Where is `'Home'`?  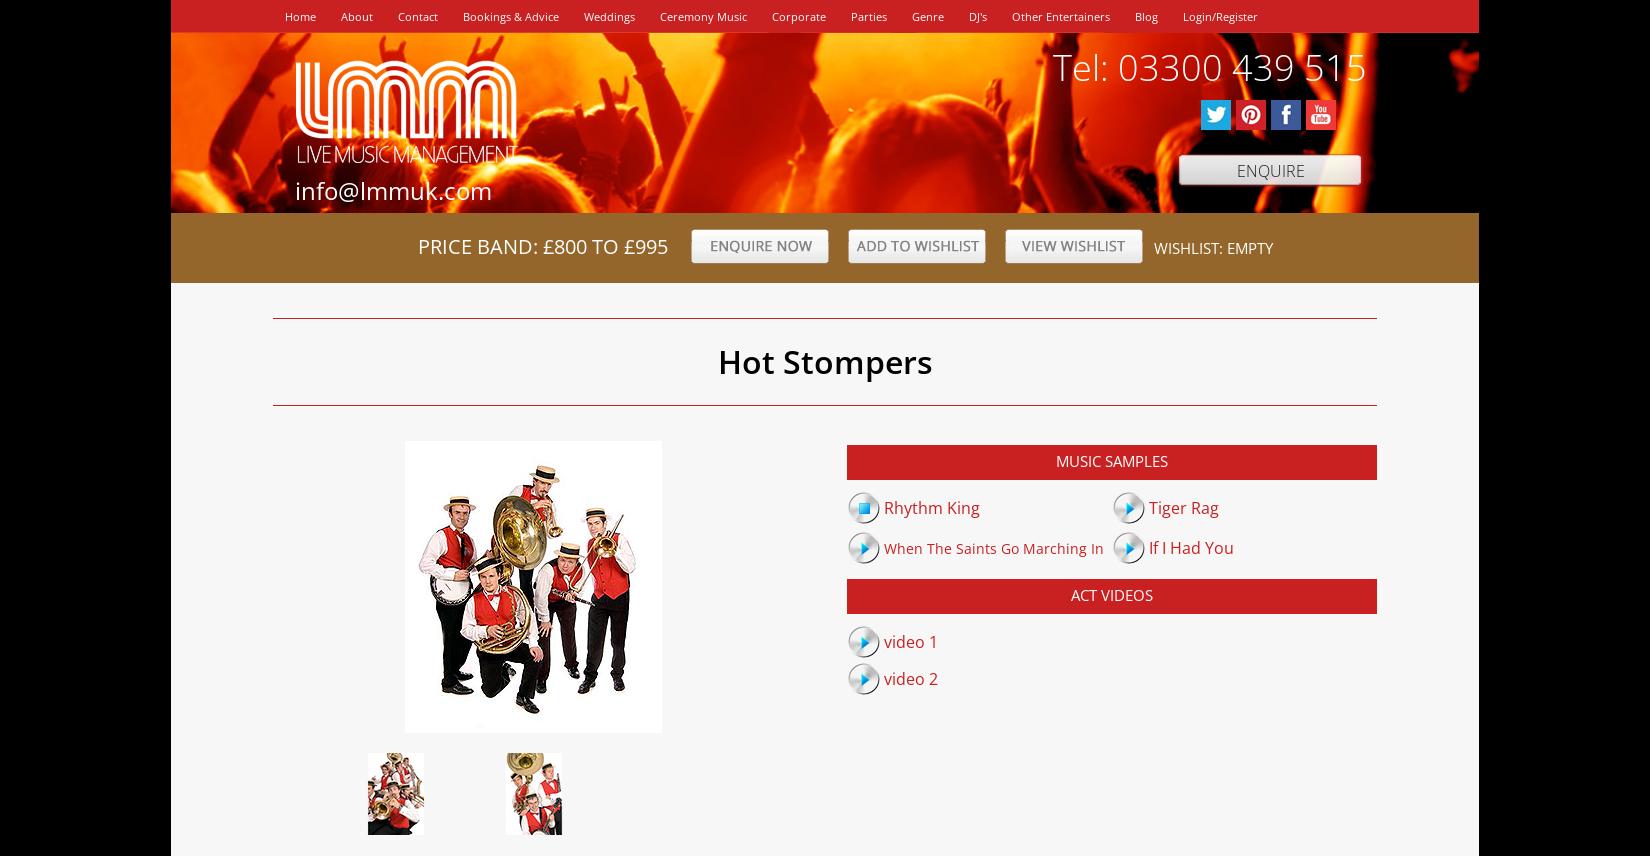
'Home' is located at coordinates (300, 16).